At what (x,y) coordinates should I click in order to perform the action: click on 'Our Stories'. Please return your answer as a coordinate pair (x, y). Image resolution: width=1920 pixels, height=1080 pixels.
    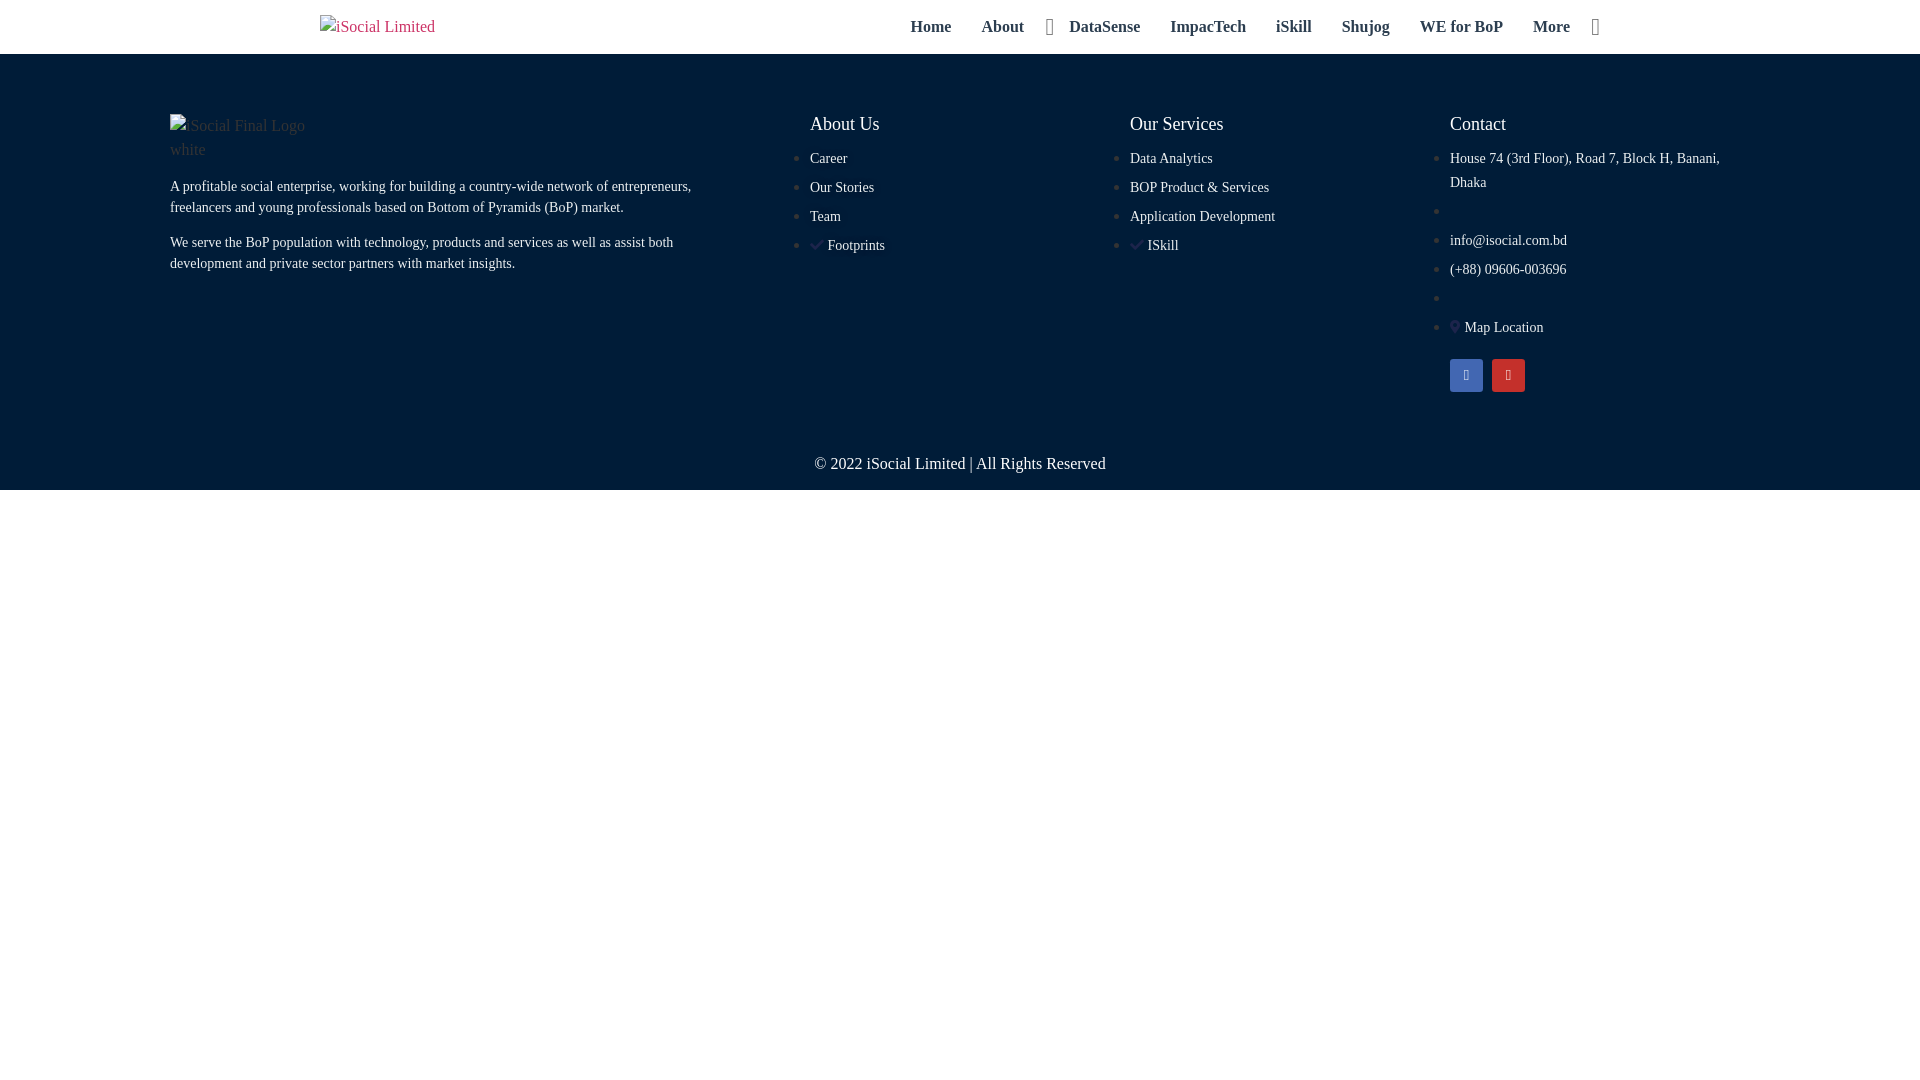
    Looking at the image, I should click on (841, 187).